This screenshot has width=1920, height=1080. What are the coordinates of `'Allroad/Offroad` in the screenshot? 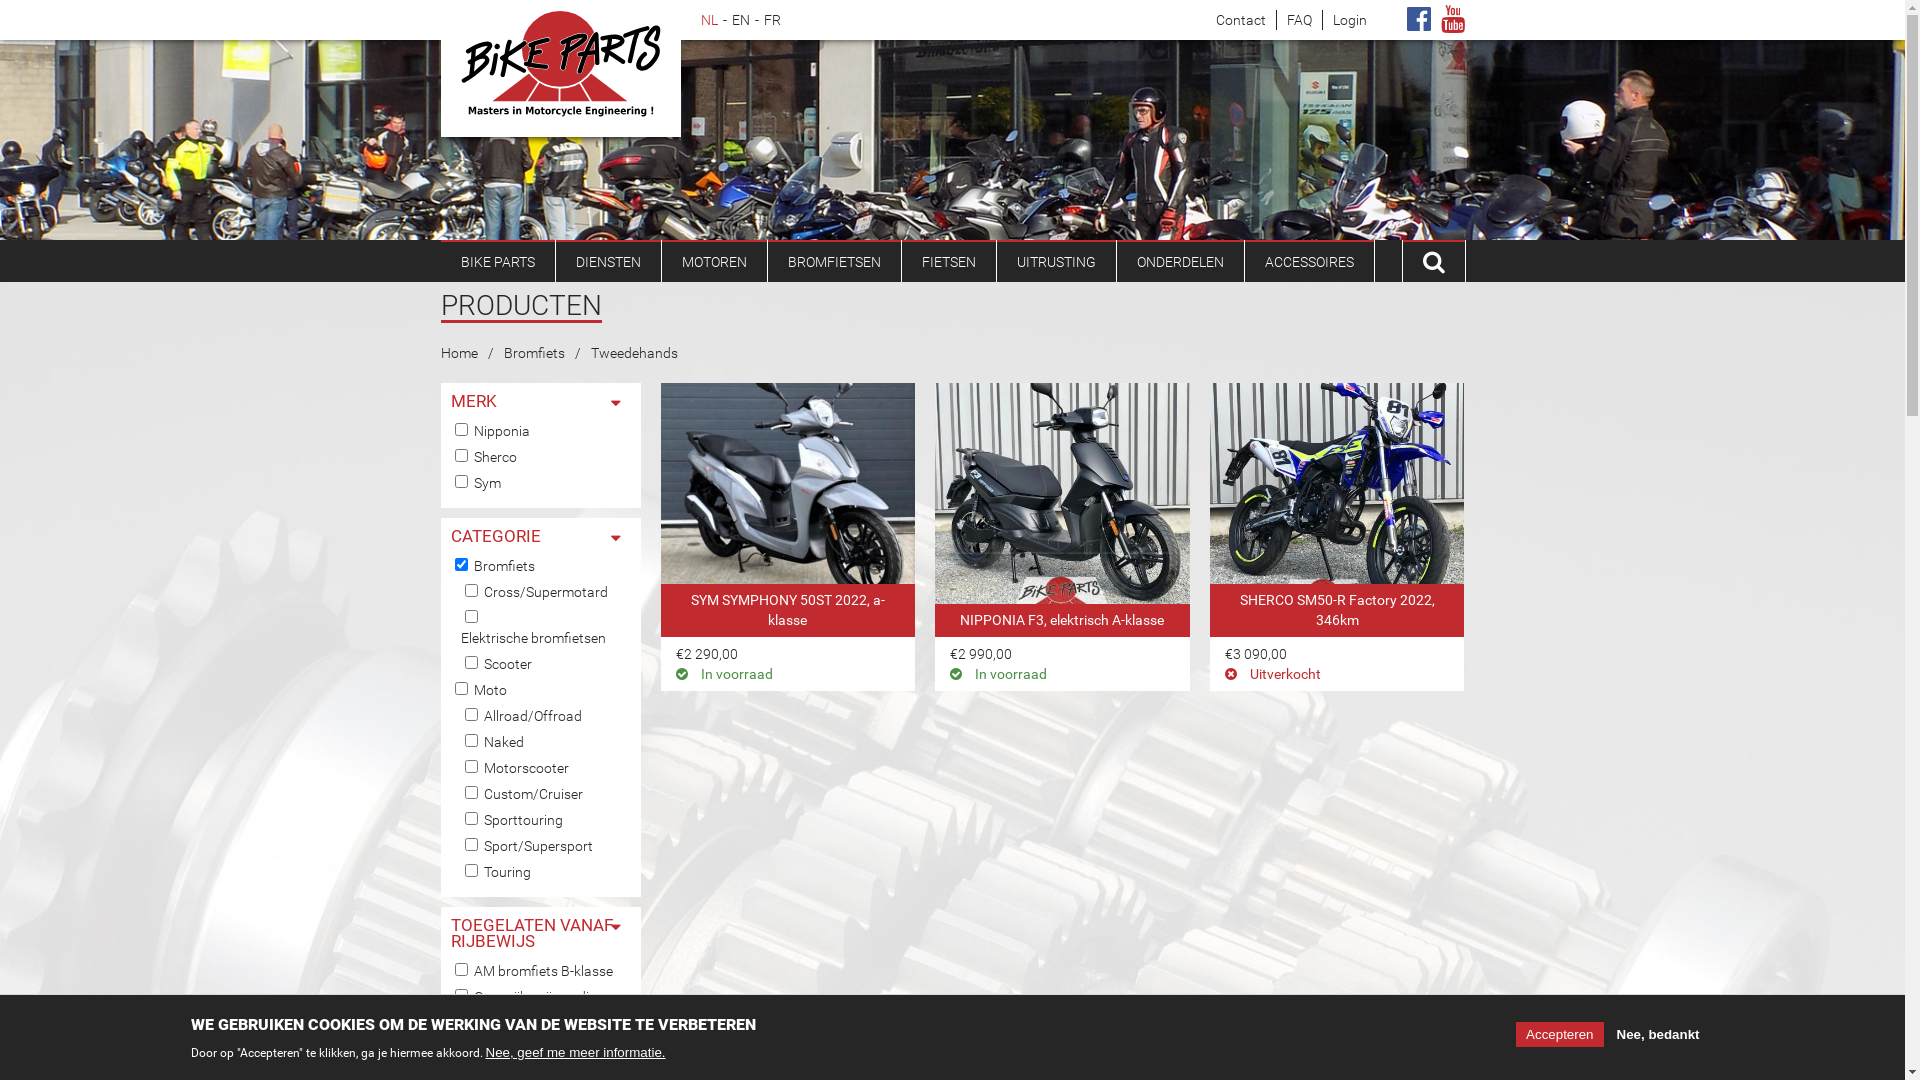 It's located at (532, 715).